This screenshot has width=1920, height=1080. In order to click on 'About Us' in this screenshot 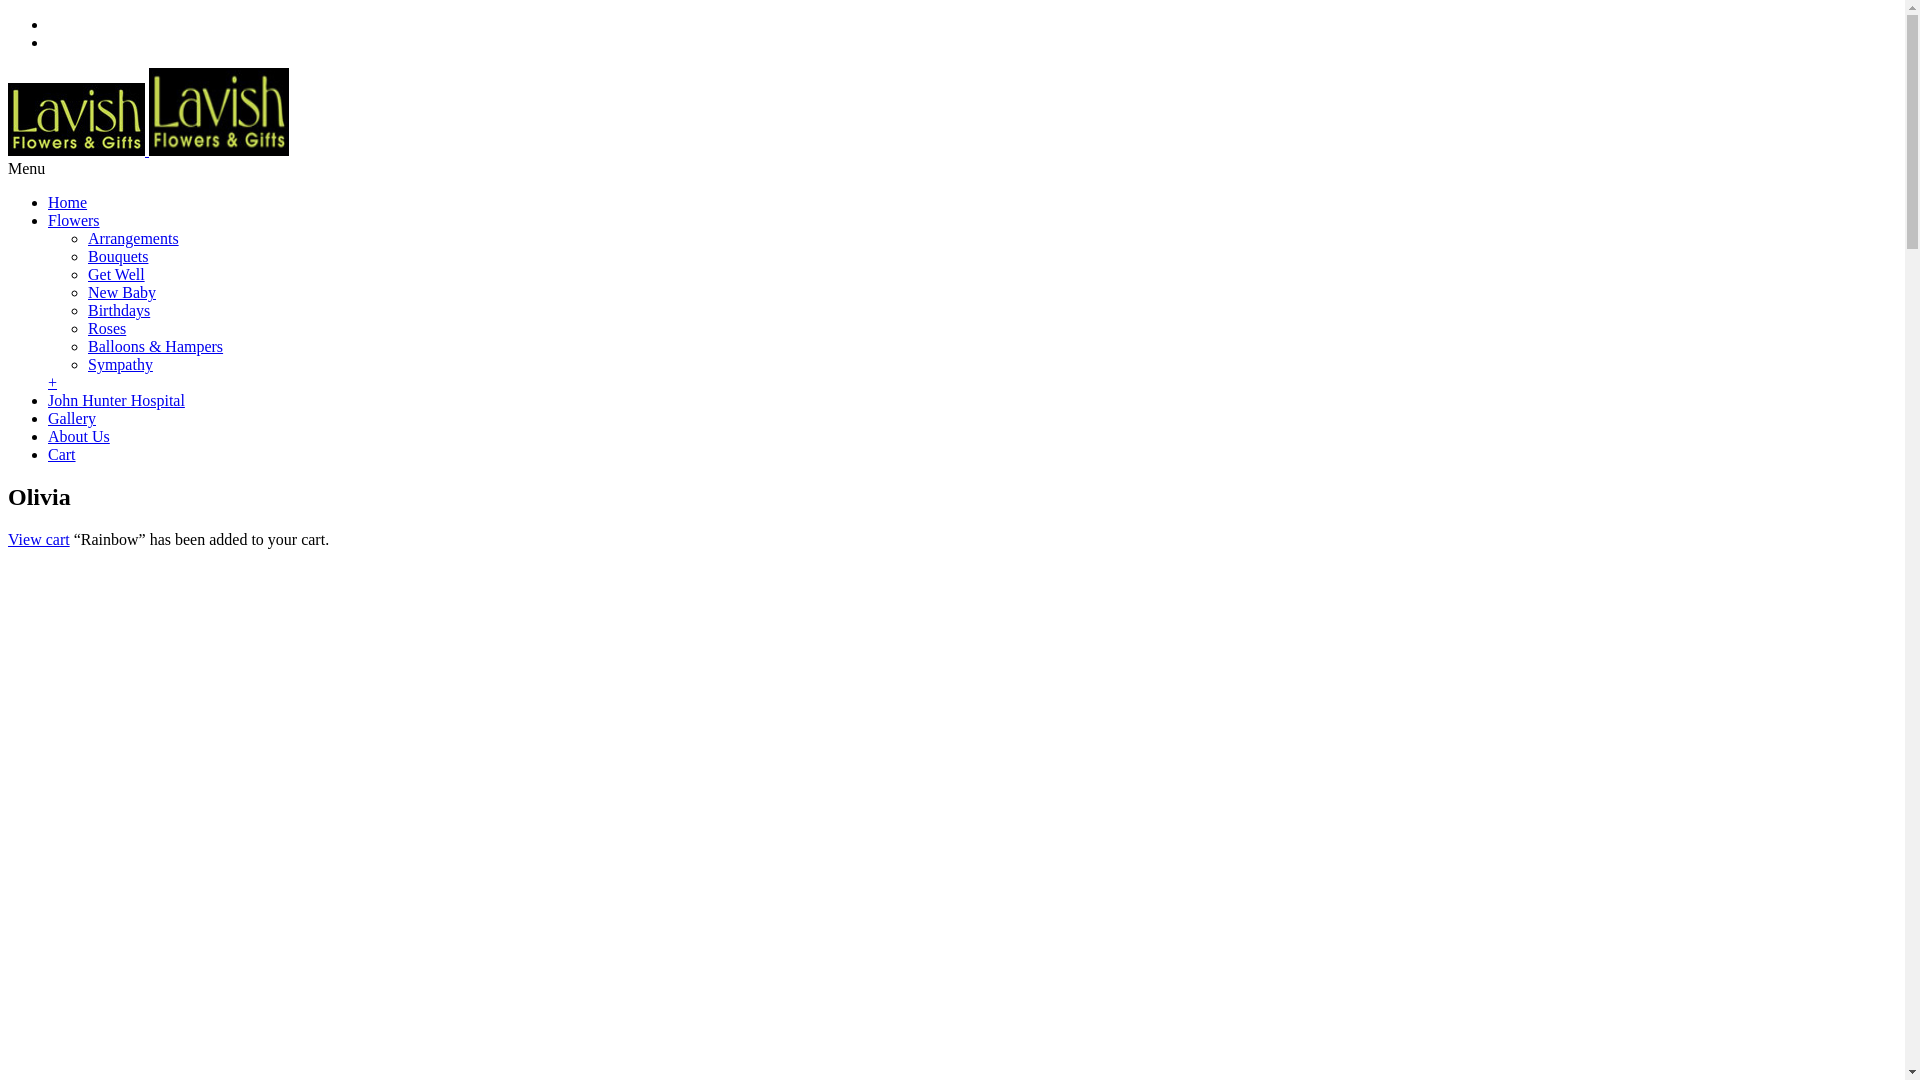, I will do `click(78, 435)`.